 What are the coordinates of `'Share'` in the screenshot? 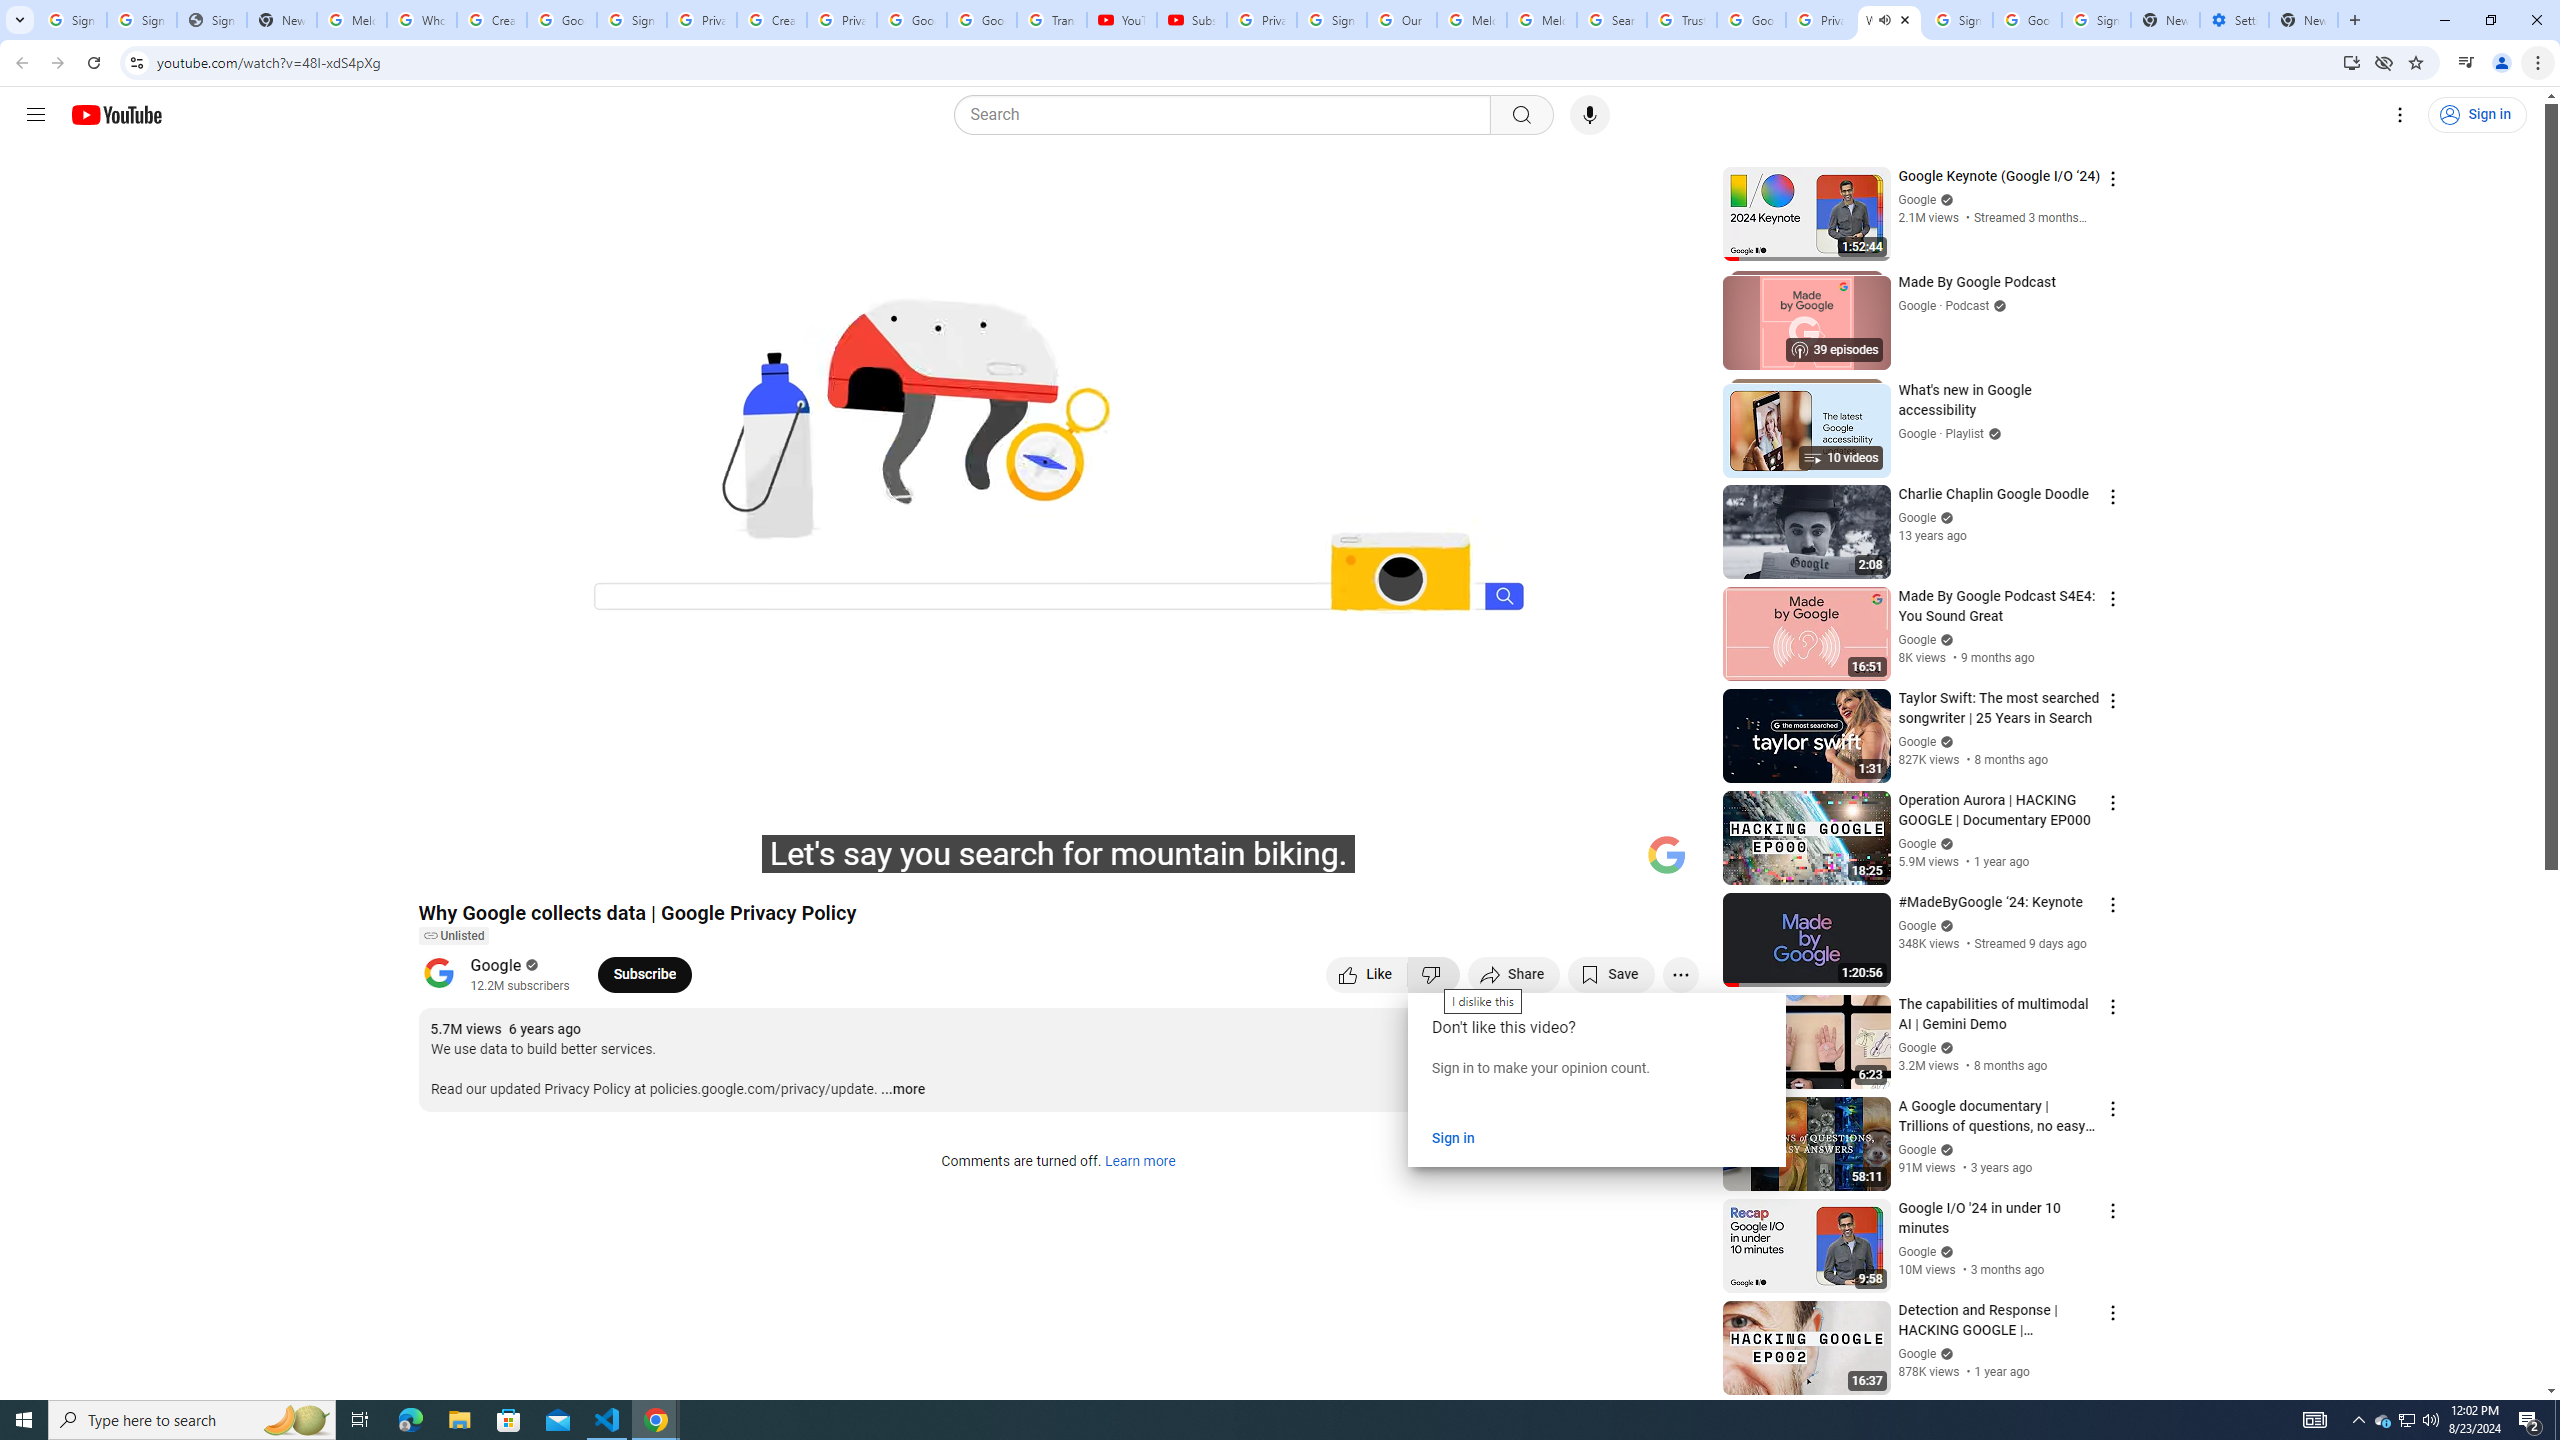 It's located at (1513, 973).